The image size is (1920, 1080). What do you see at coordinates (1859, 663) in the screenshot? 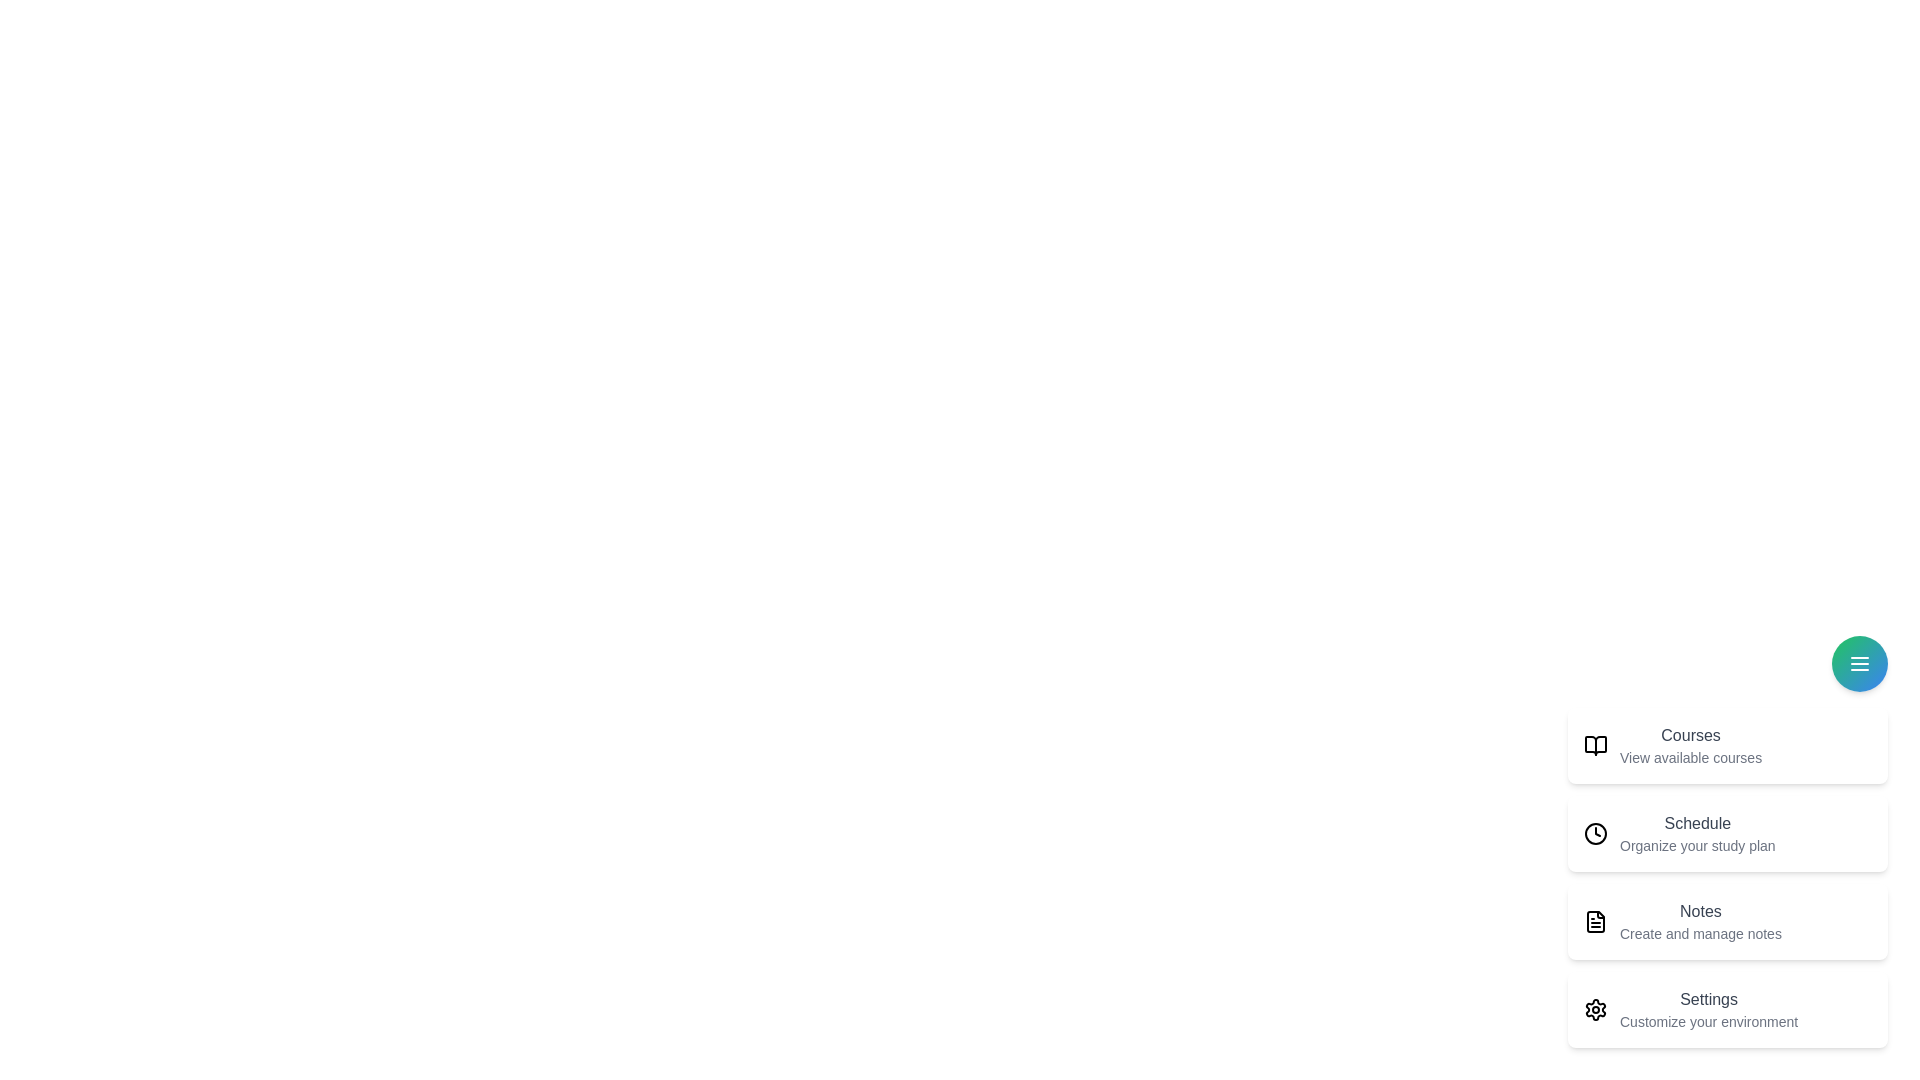
I see `the speed dial button to toggle the menu` at bounding box center [1859, 663].